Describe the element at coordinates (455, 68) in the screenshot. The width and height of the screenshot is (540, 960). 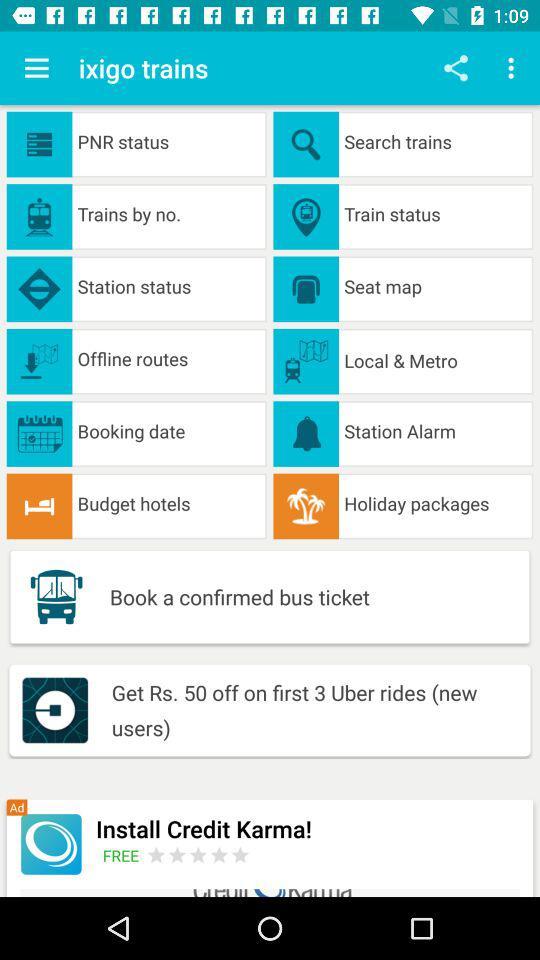
I see `share` at that location.